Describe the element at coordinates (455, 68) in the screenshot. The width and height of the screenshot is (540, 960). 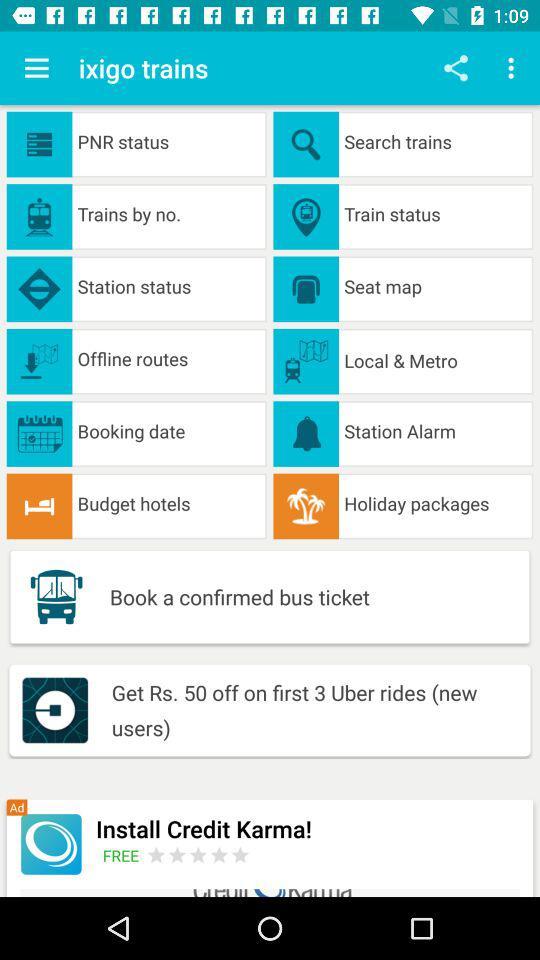
I see `share` at that location.